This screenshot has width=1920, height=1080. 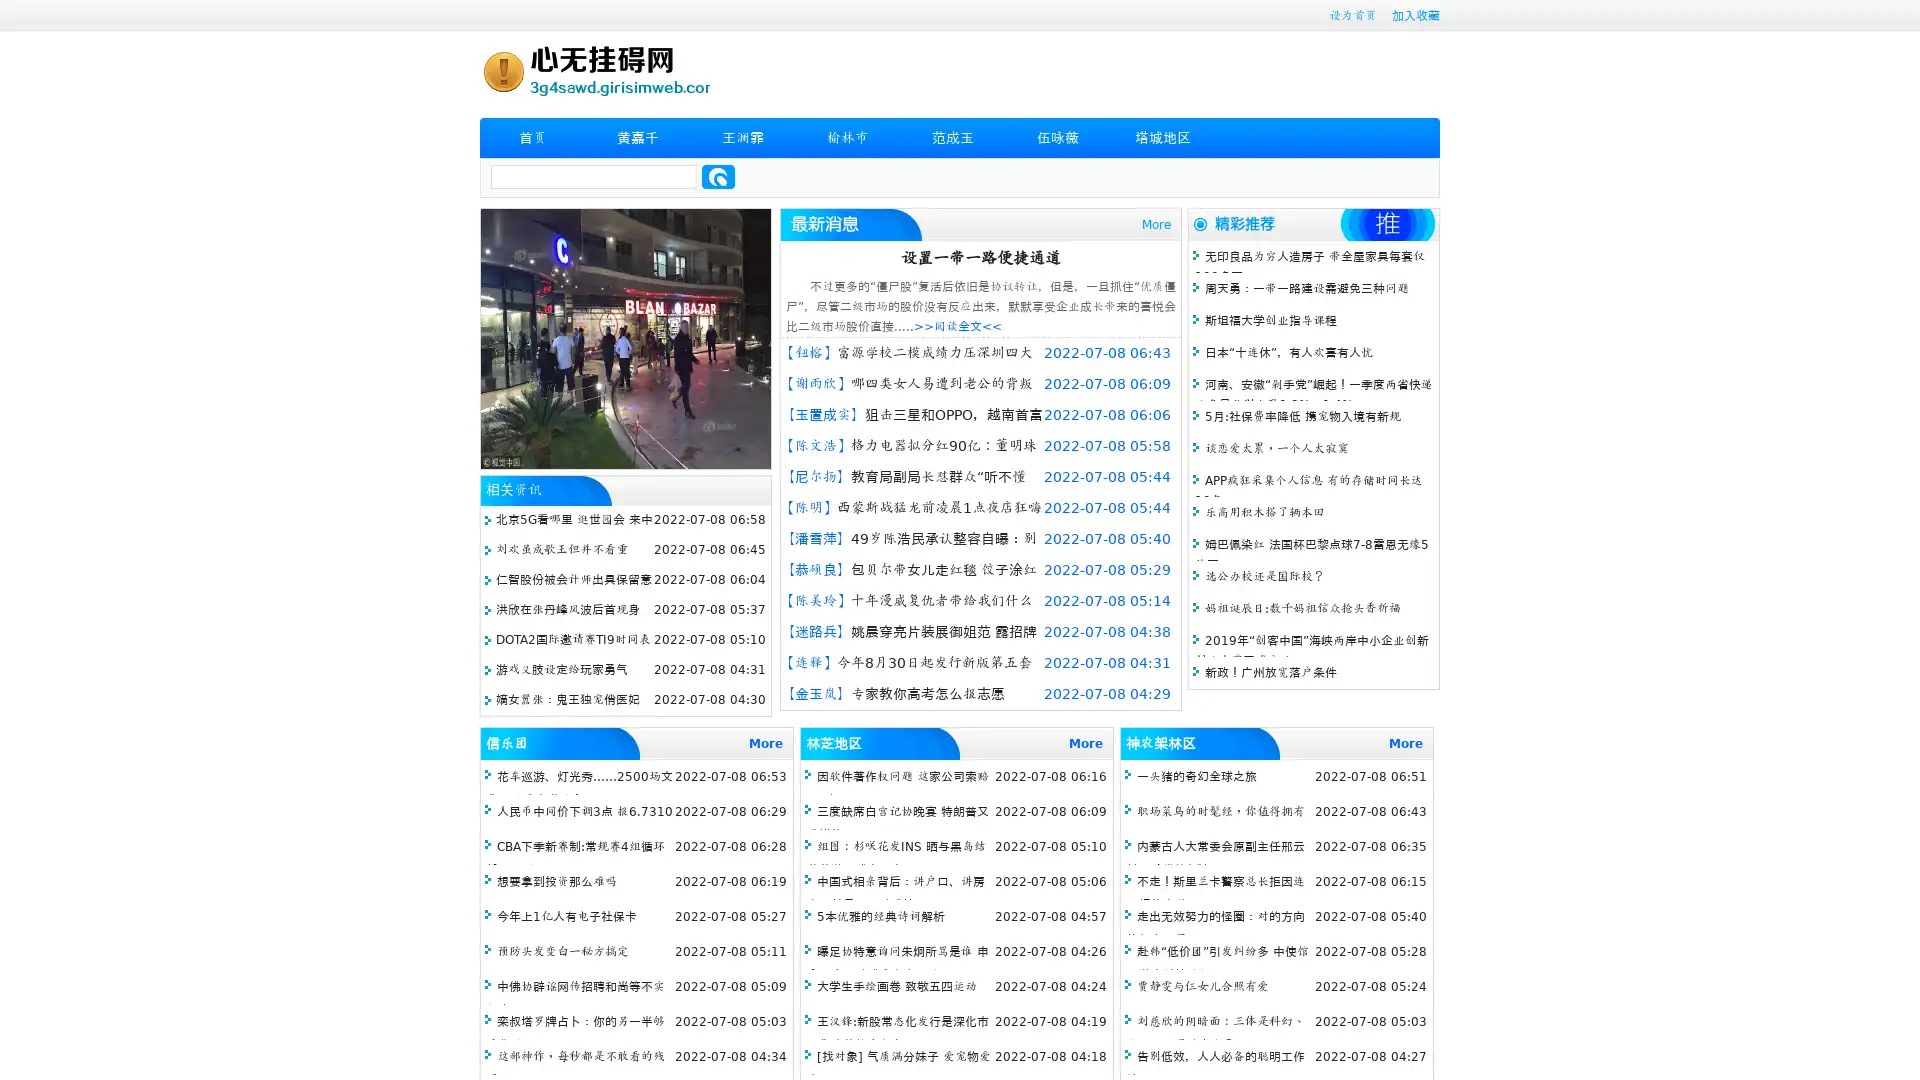 I want to click on Search, so click(x=718, y=176).